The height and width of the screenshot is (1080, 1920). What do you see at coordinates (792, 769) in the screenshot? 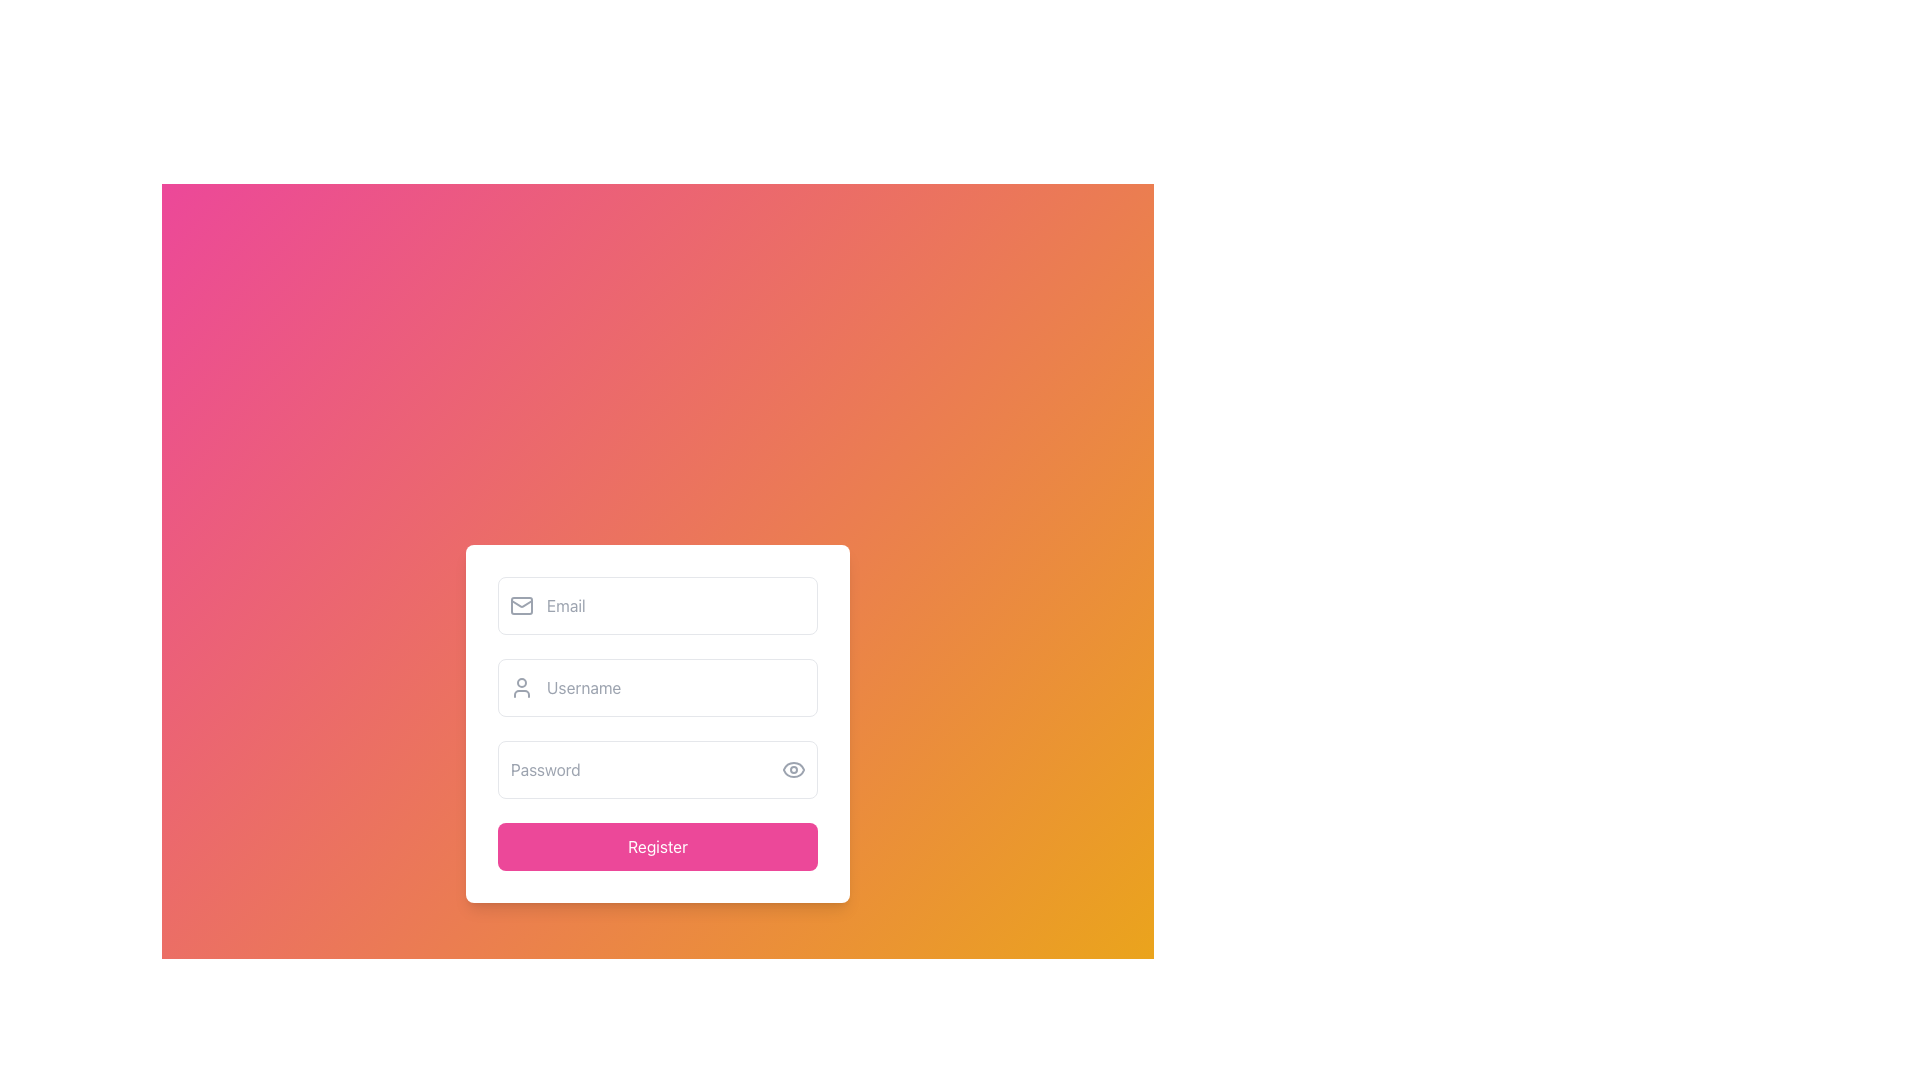
I see `the 'visibility' part of the password visibility toggle icon located at the far-right side of the 'Password' input field` at bounding box center [792, 769].